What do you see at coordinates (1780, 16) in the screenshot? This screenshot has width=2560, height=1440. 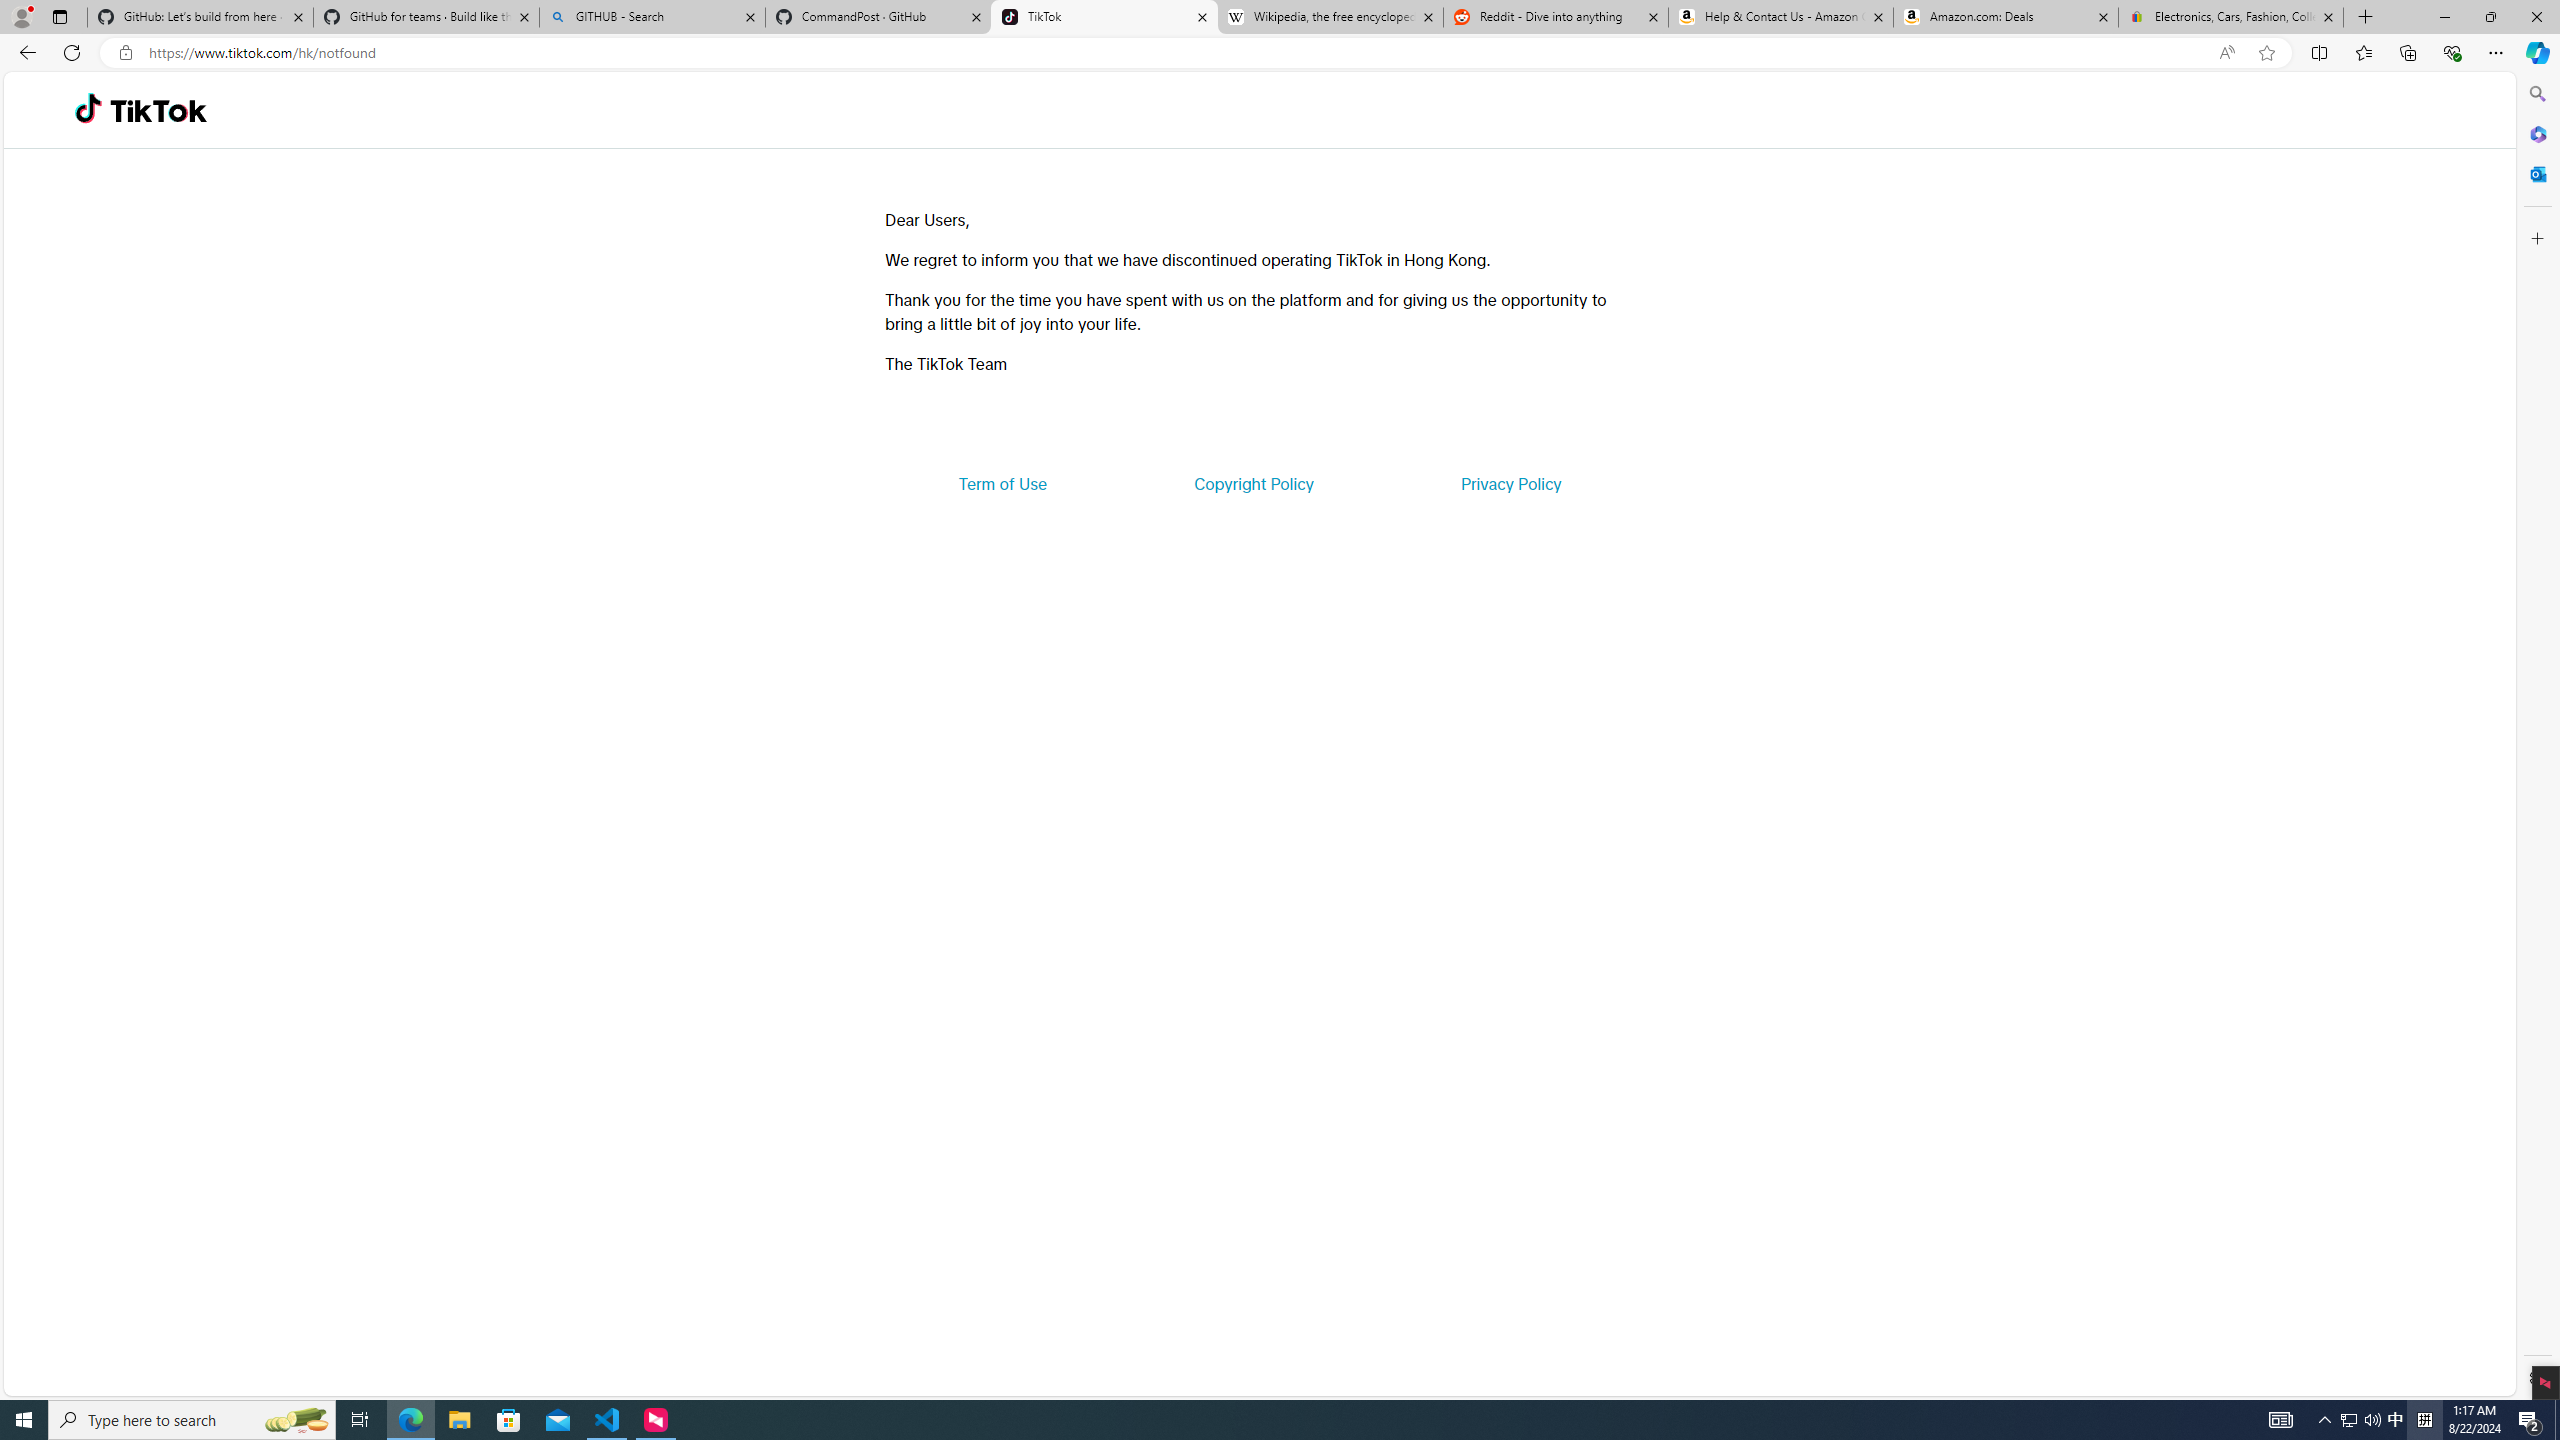 I see `'Help & Contact Us - Amazon Customer Service'` at bounding box center [1780, 16].